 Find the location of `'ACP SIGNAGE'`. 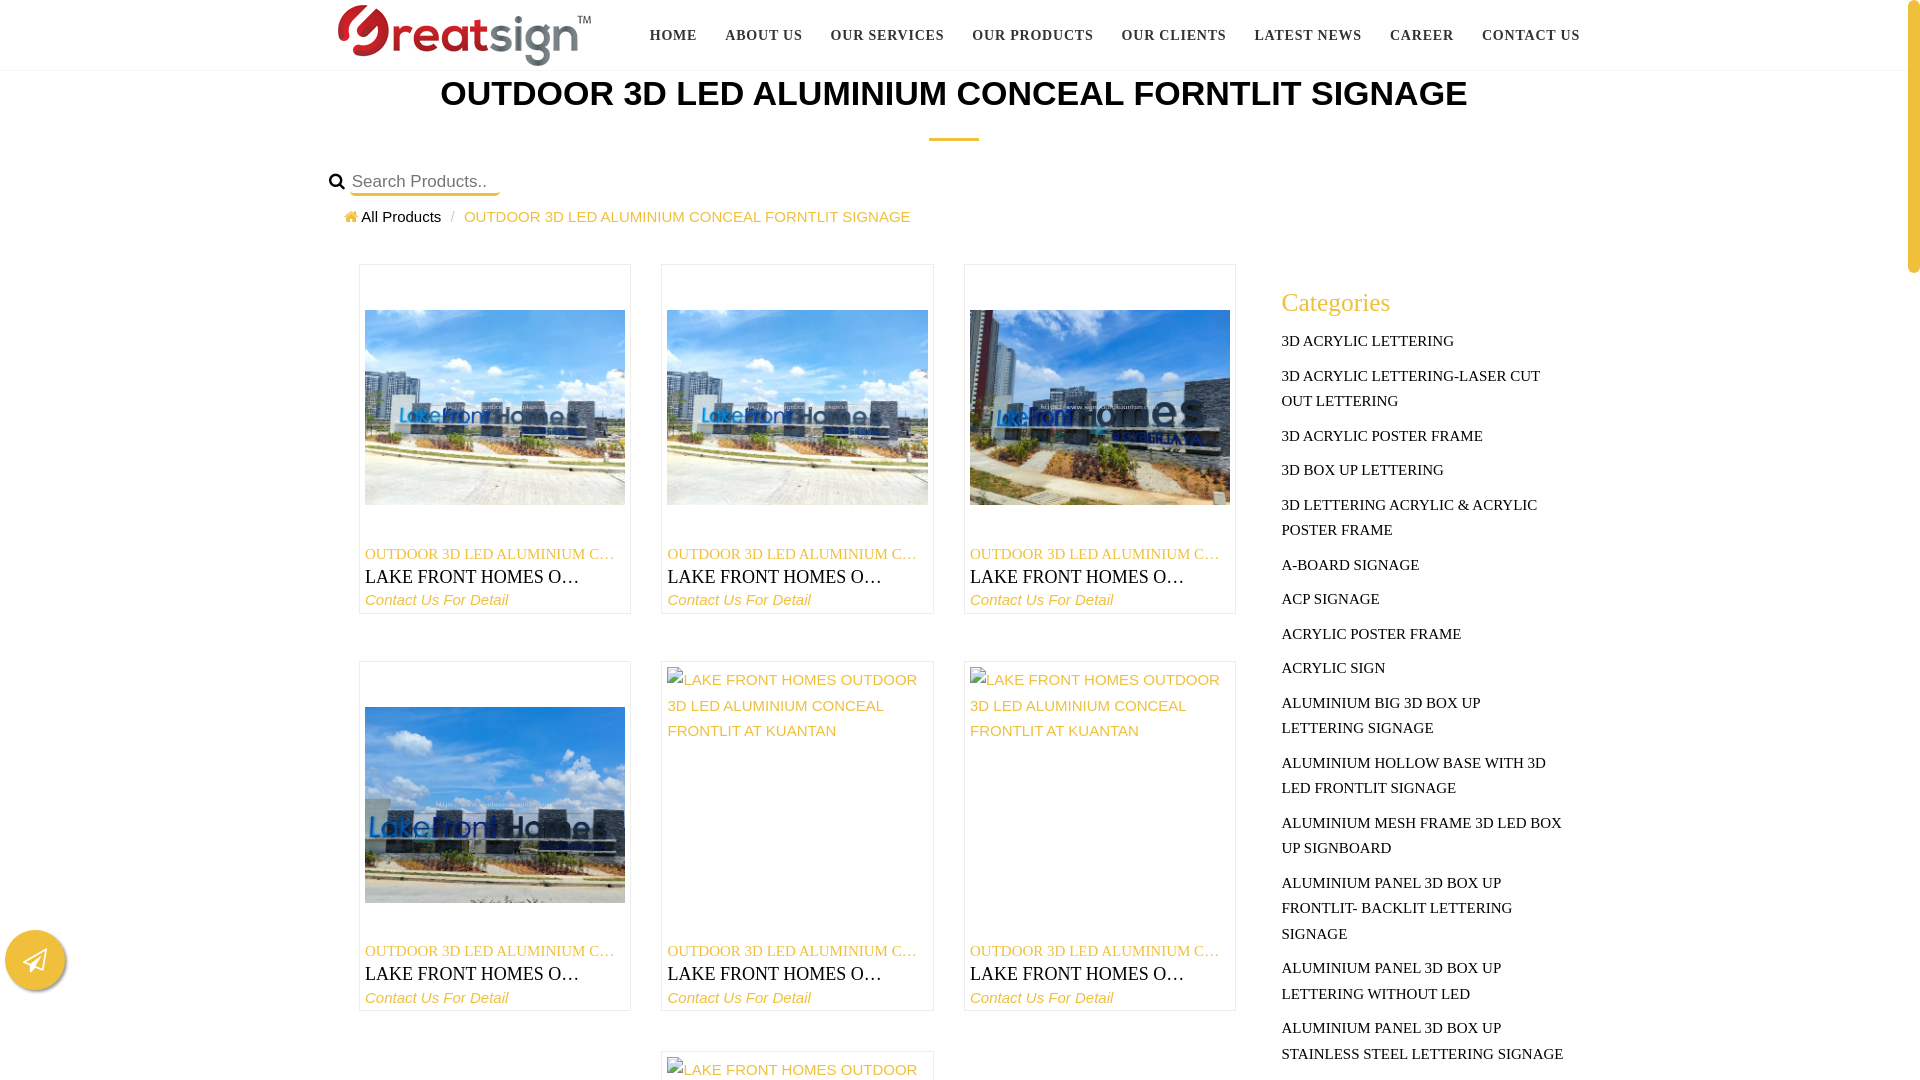

'ACP SIGNAGE' is located at coordinates (1281, 599).